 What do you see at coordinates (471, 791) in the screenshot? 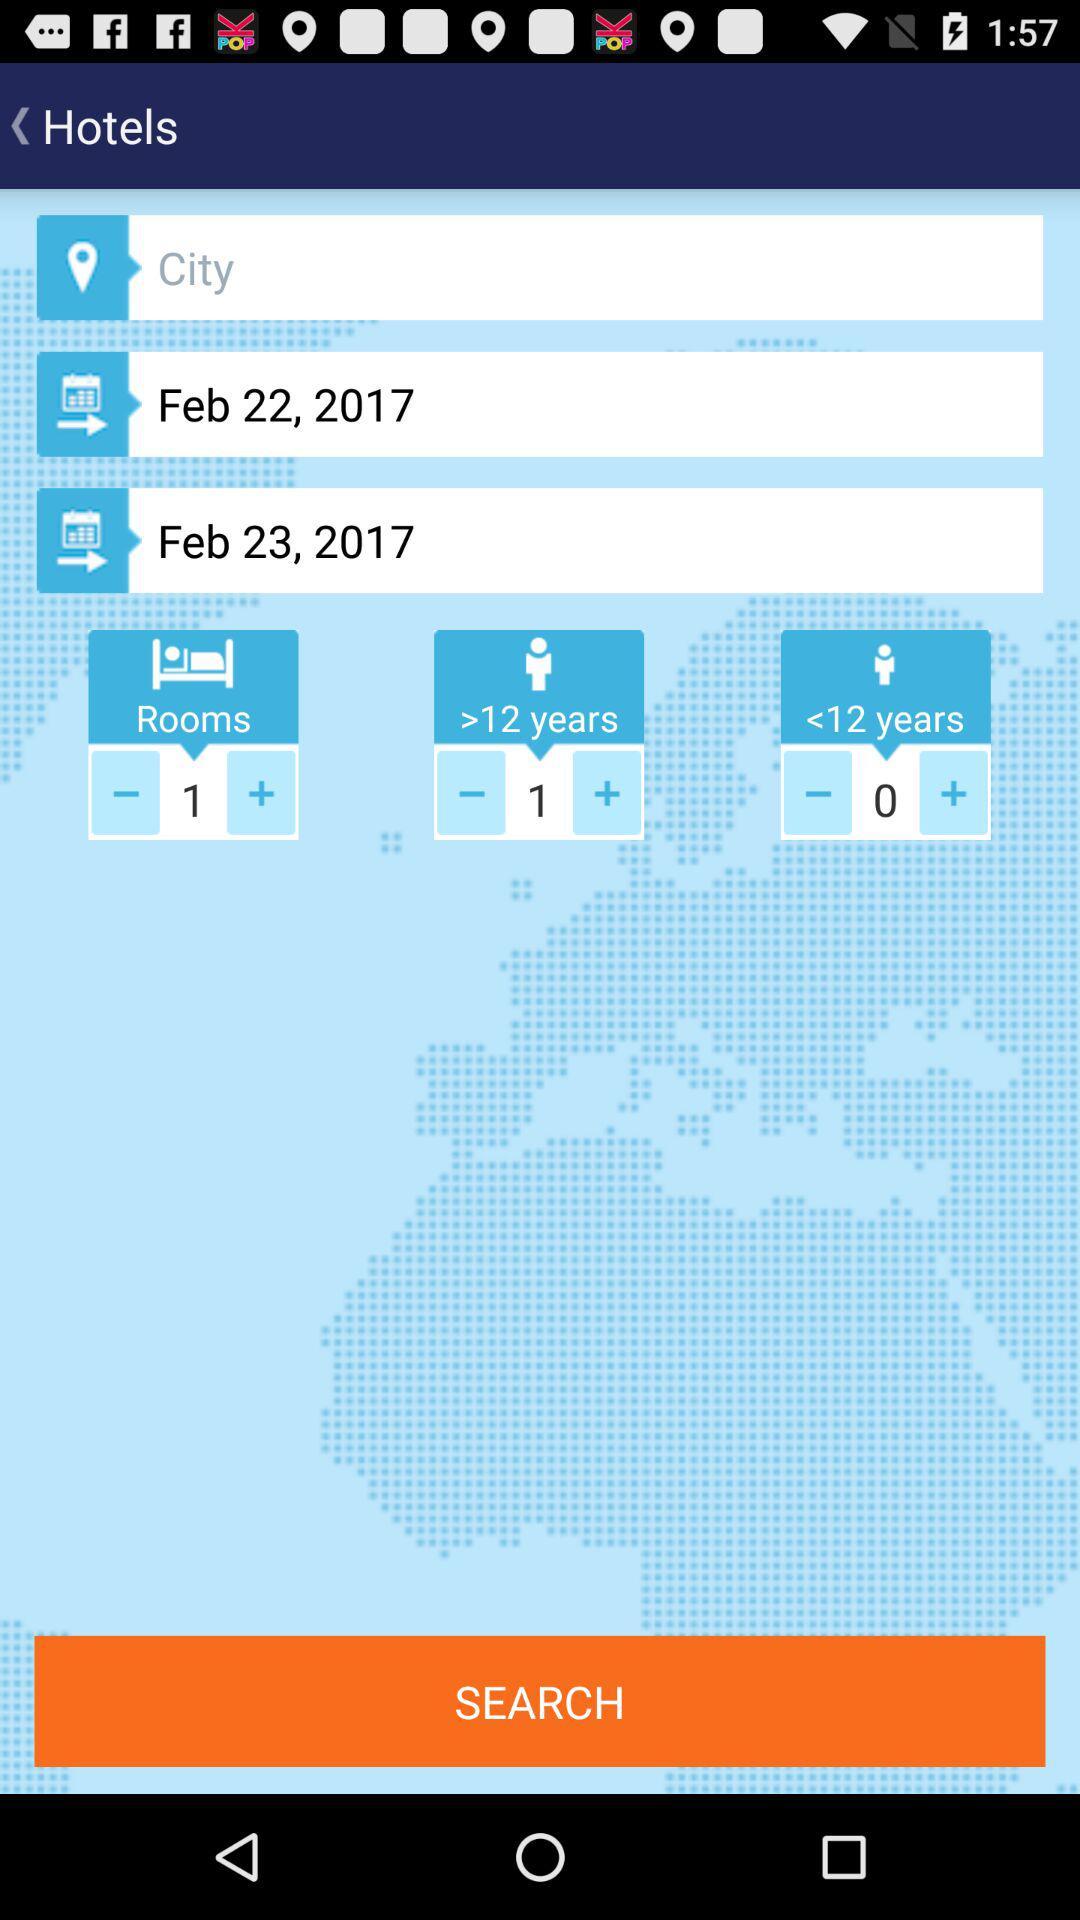
I see `less button` at bounding box center [471, 791].